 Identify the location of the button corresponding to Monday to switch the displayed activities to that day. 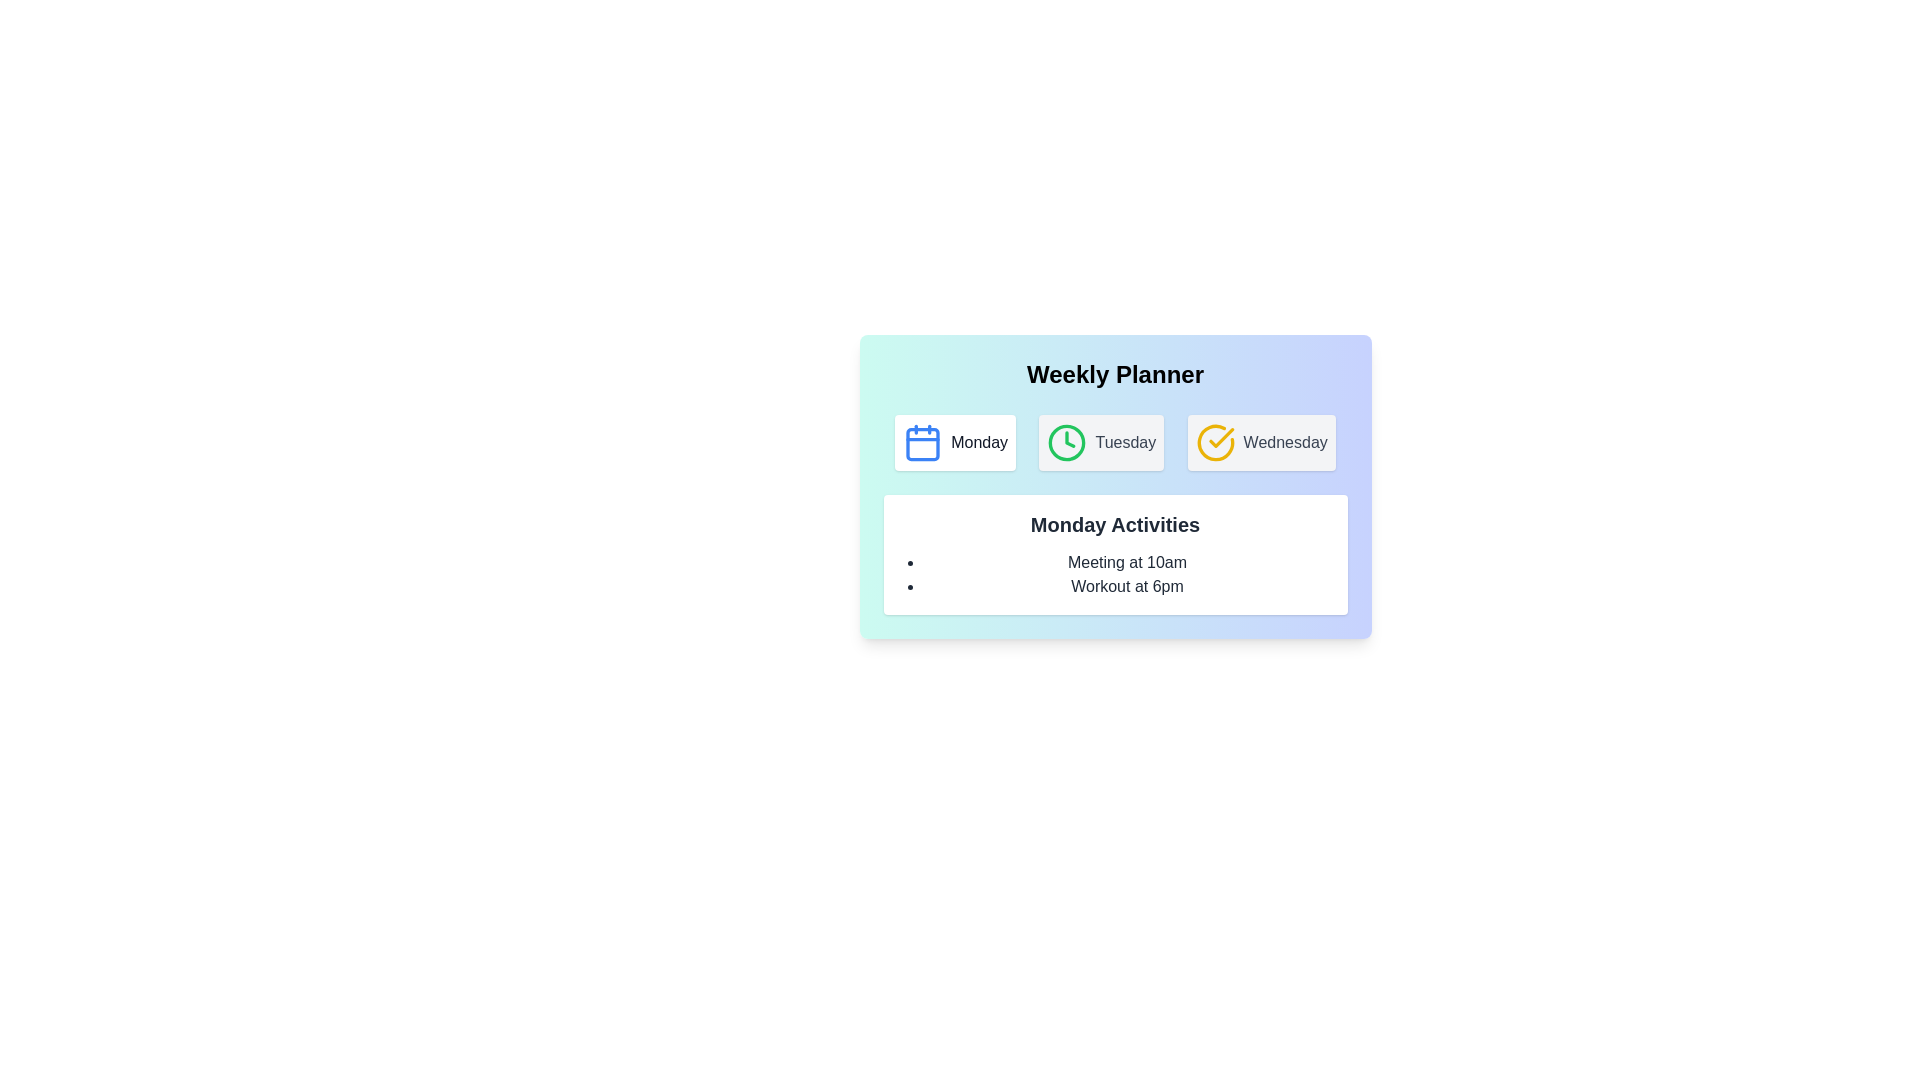
(954, 442).